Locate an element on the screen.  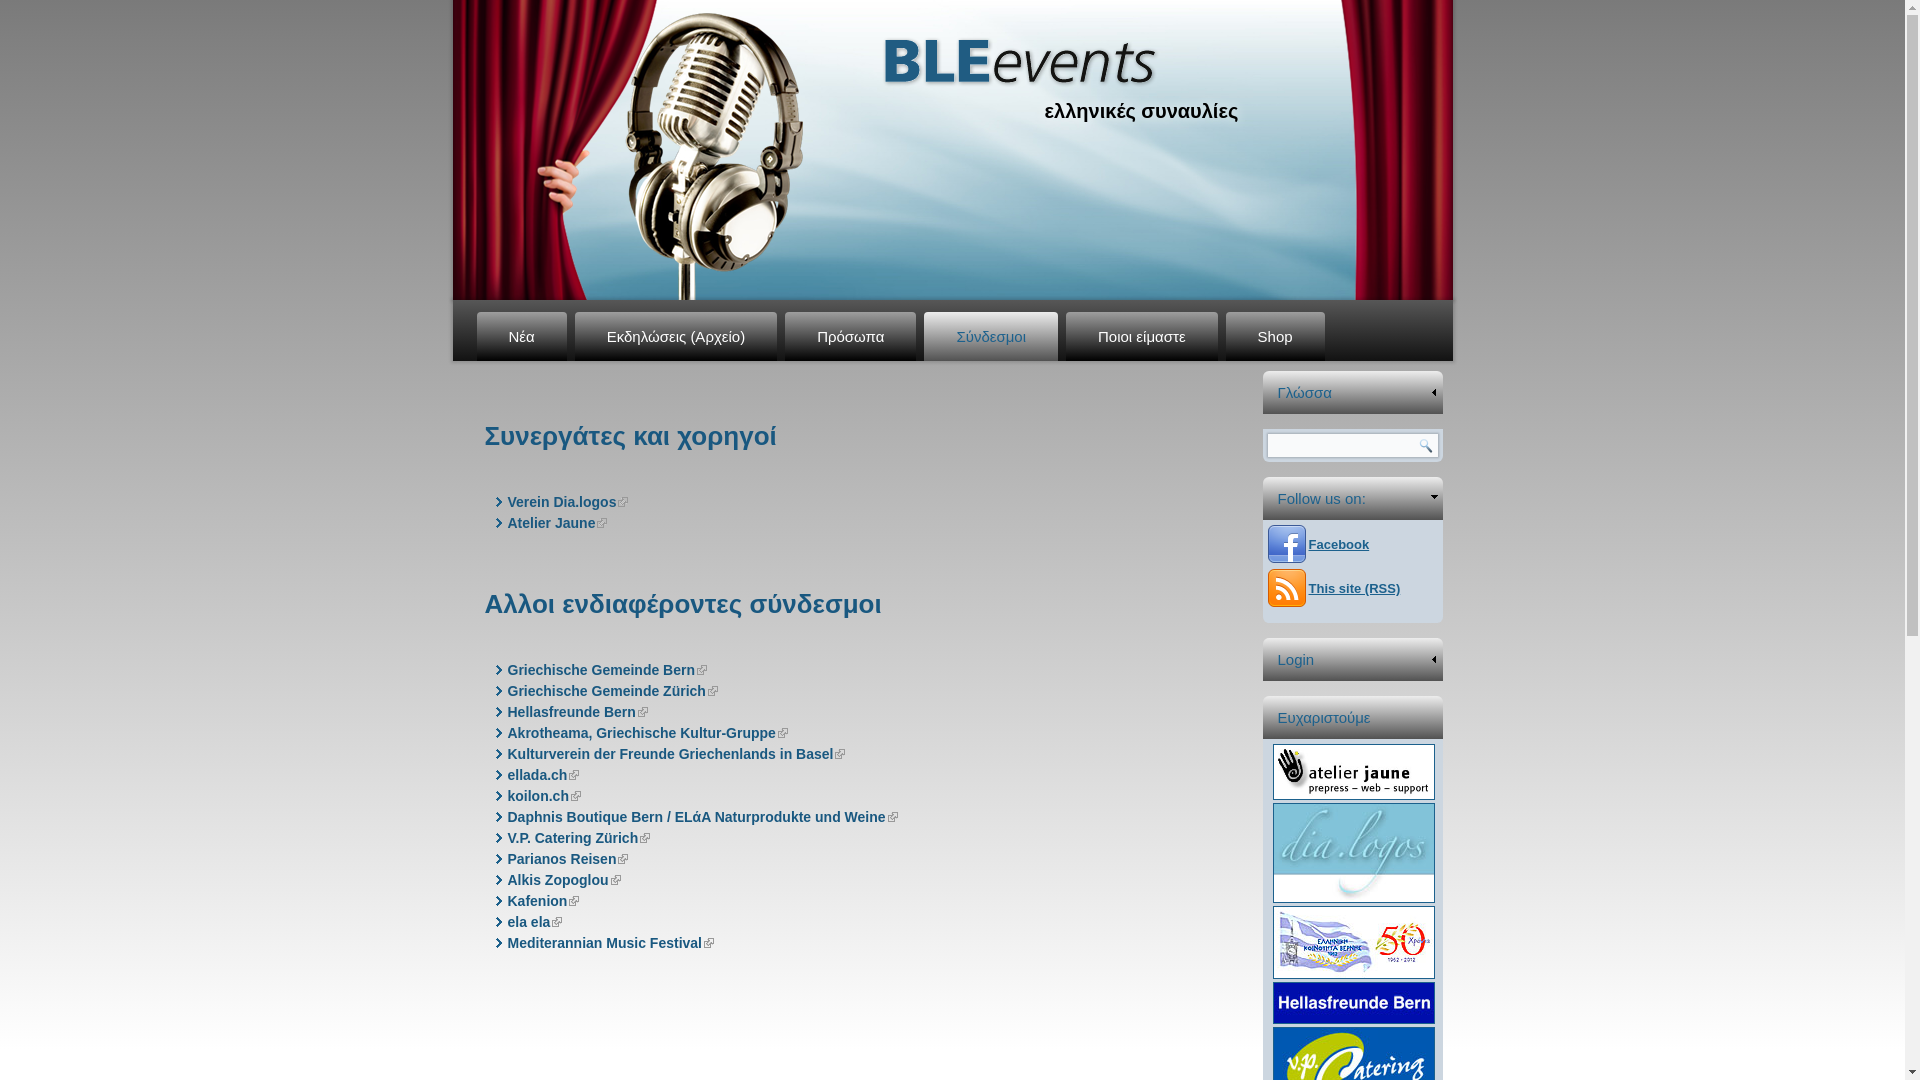
'ela ela is located at coordinates (535, 921).